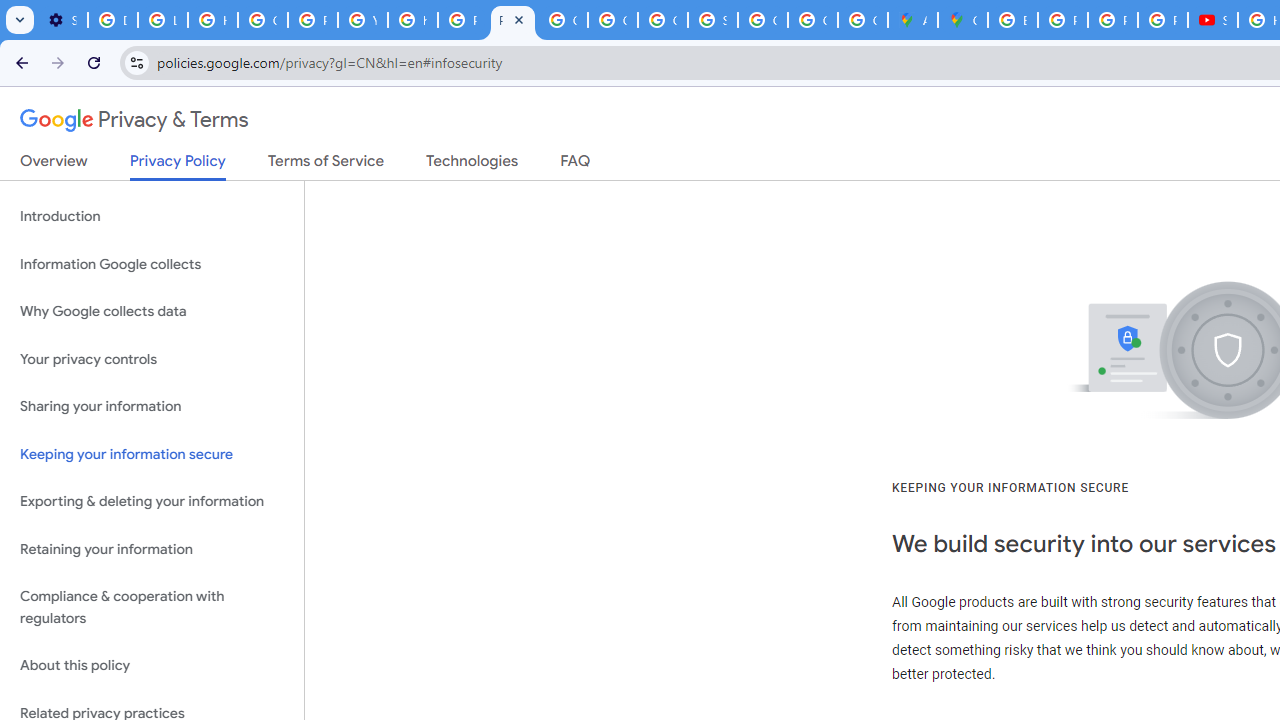  I want to click on 'Learn how to find your photos - Google Photos Help', so click(163, 20).